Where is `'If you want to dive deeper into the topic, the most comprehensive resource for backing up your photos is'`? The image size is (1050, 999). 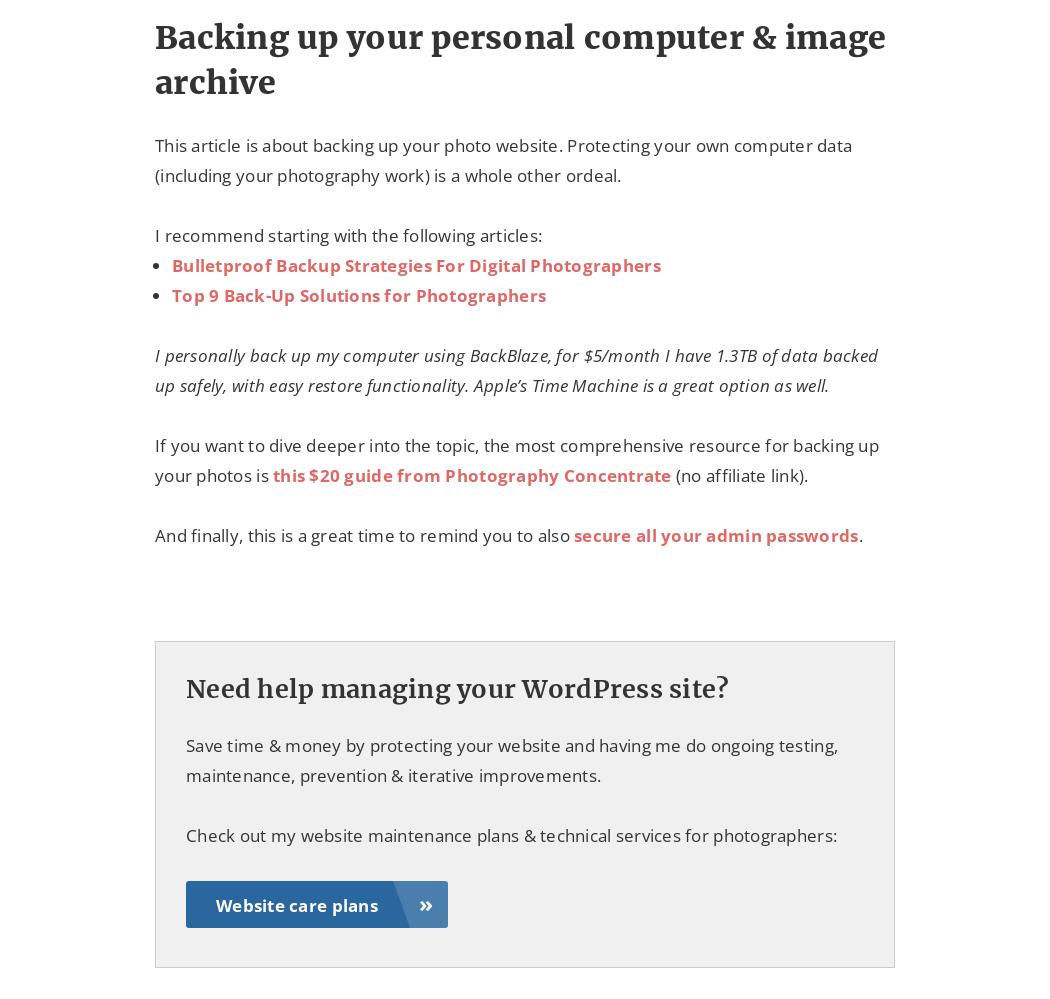
'If you want to dive deeper into the topic, the most comprehensive resource for backing up your photos is' is located at coordinates (154, 460).